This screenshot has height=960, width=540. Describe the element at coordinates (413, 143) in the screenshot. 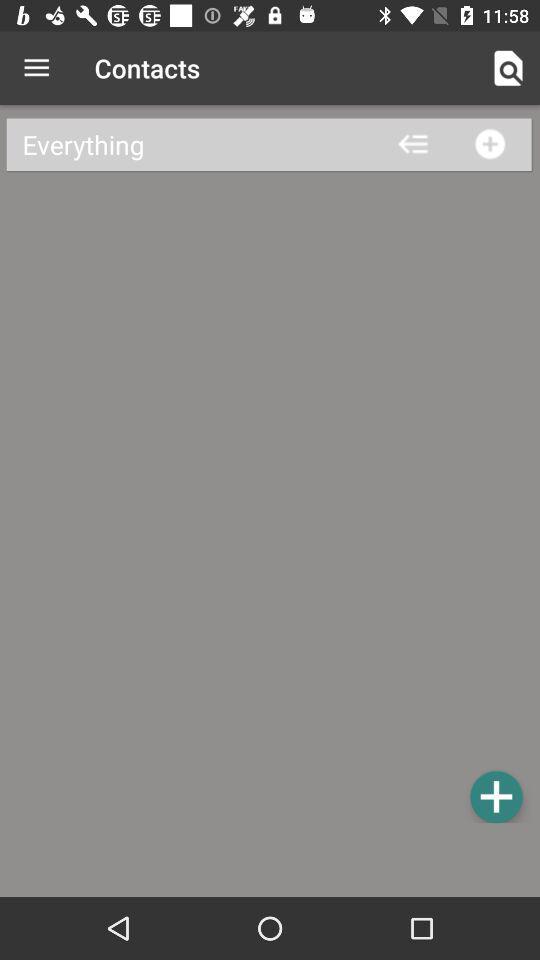

I see `the arrow_backward icon` at that location.